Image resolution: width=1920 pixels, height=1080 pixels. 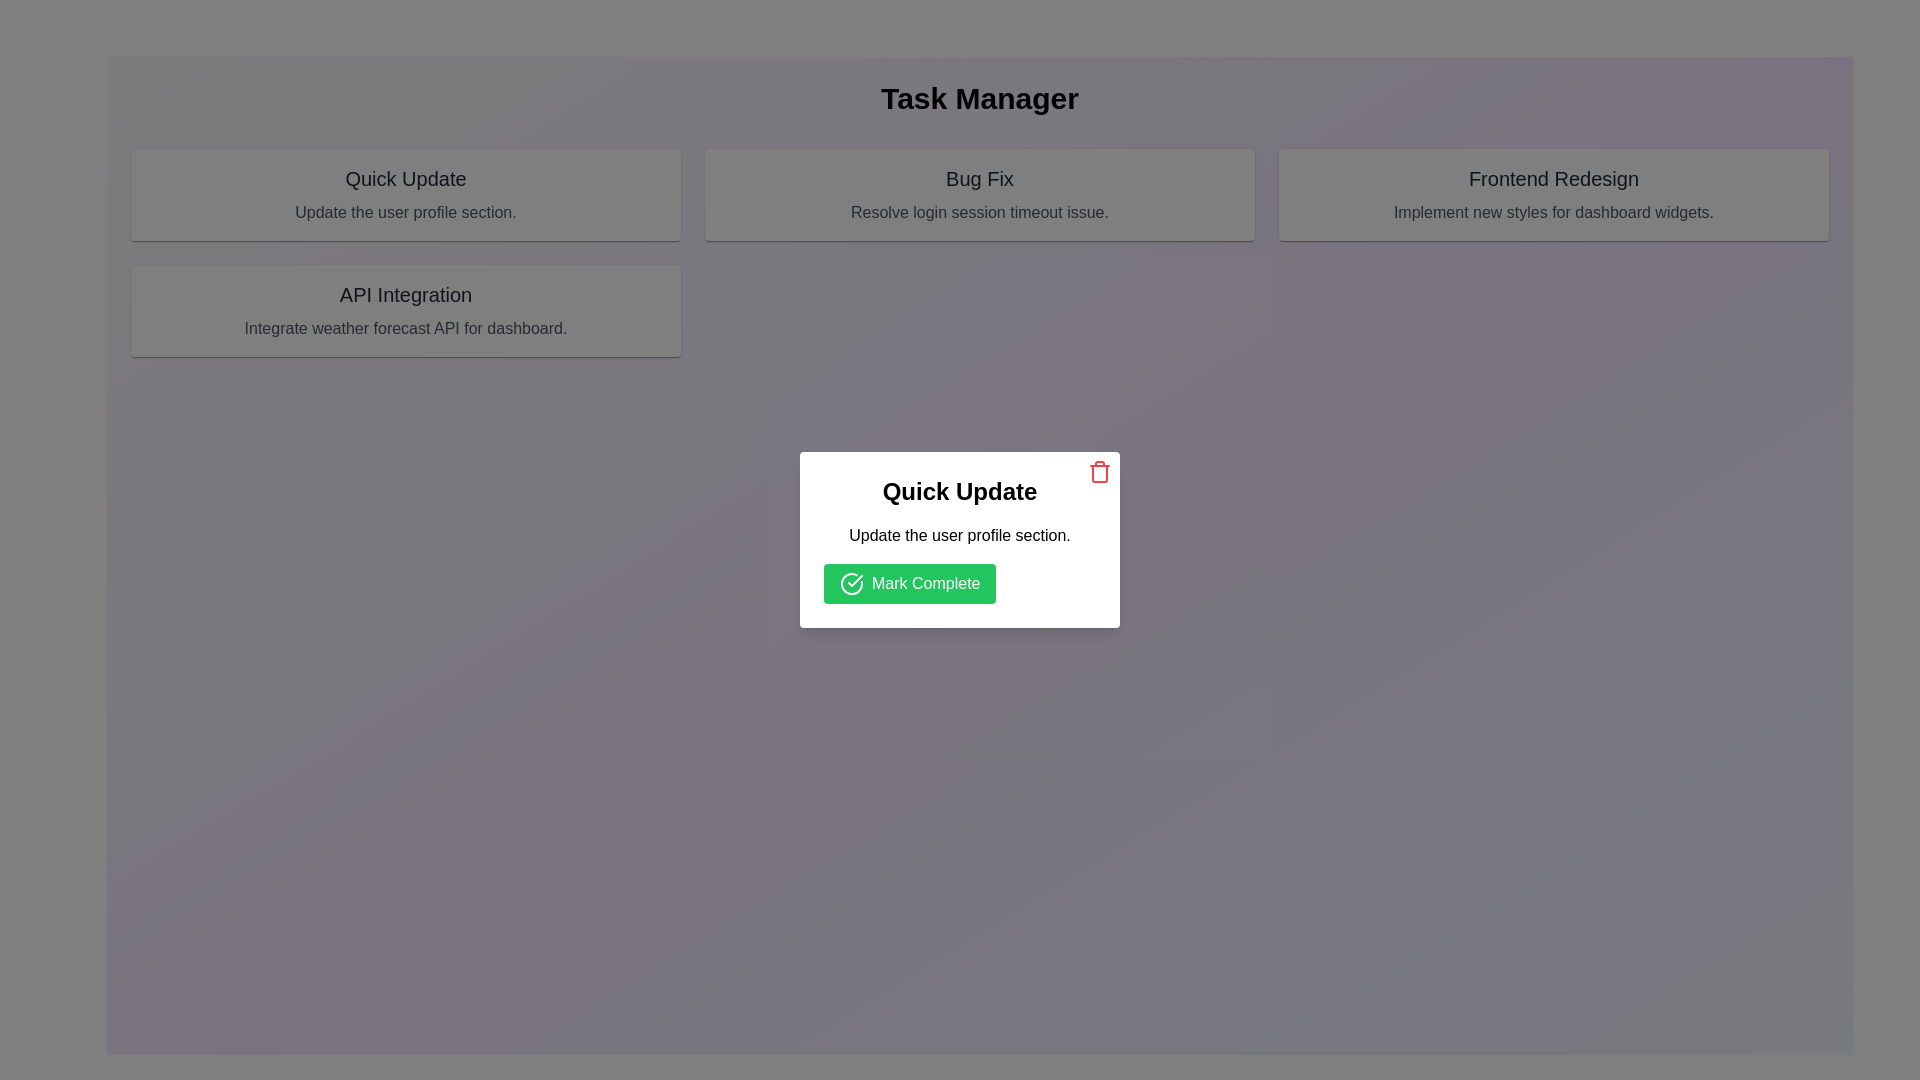 What do you see at coordinates (1098, 471) in the screenshot?
I see `the delete icon button located in the top-right corner of the 'Quick Update' card` at bounding box center [1098, 471].